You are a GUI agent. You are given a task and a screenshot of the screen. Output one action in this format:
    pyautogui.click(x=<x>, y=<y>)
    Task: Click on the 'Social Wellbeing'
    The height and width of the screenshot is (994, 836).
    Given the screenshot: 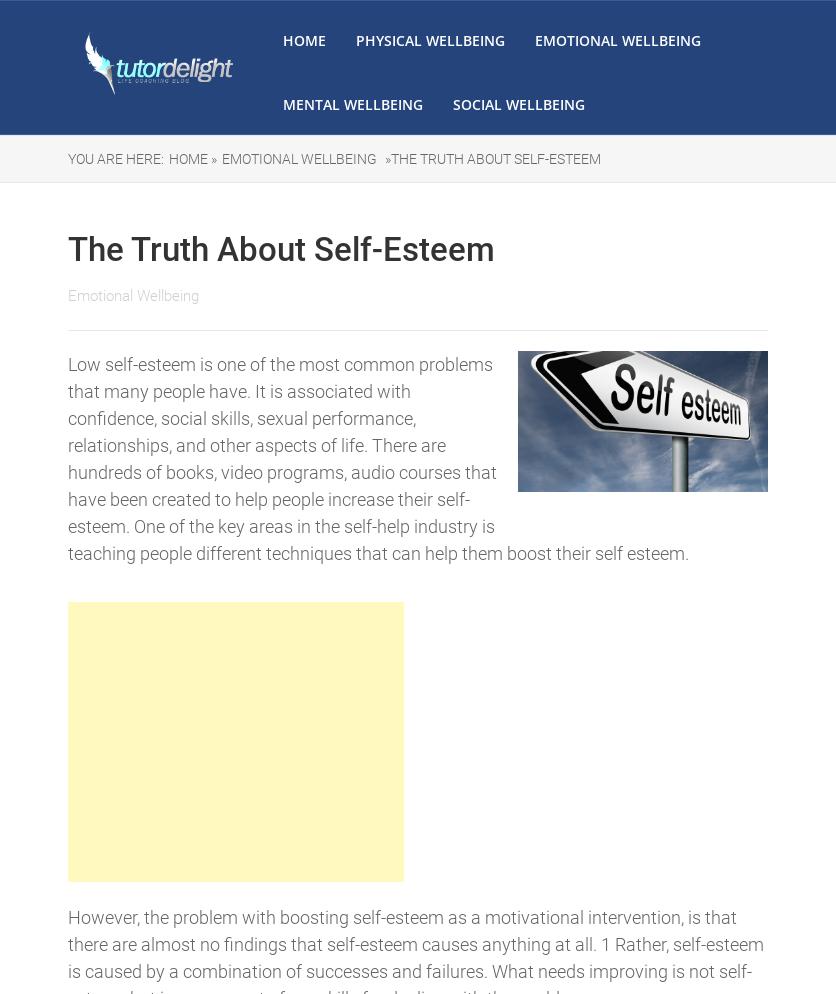 What is the action you would take?
    pyautogui.click(x=518, y=104)
    